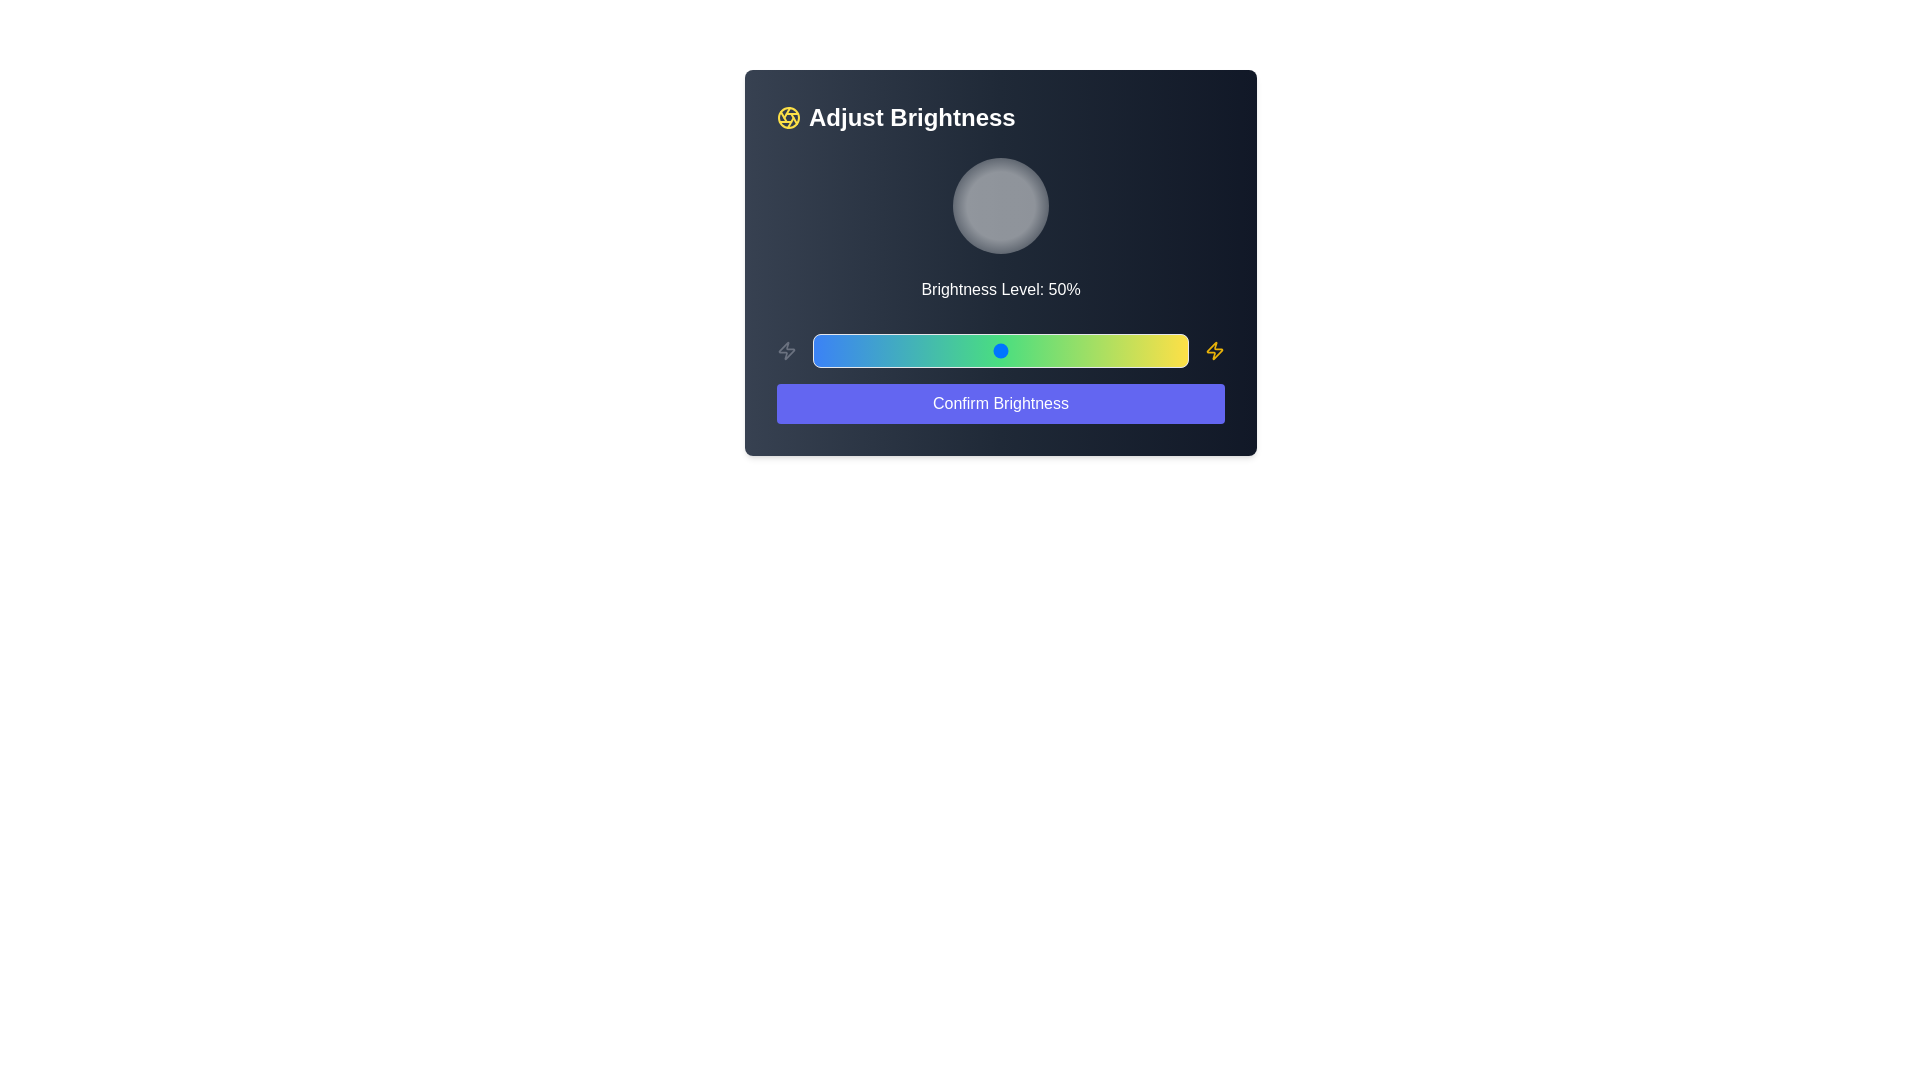 The image size is (1920, 1080). Describe the element at coordinates (1116, 350) in the screenshot. I see `the brightness slider to 81%` at that location.